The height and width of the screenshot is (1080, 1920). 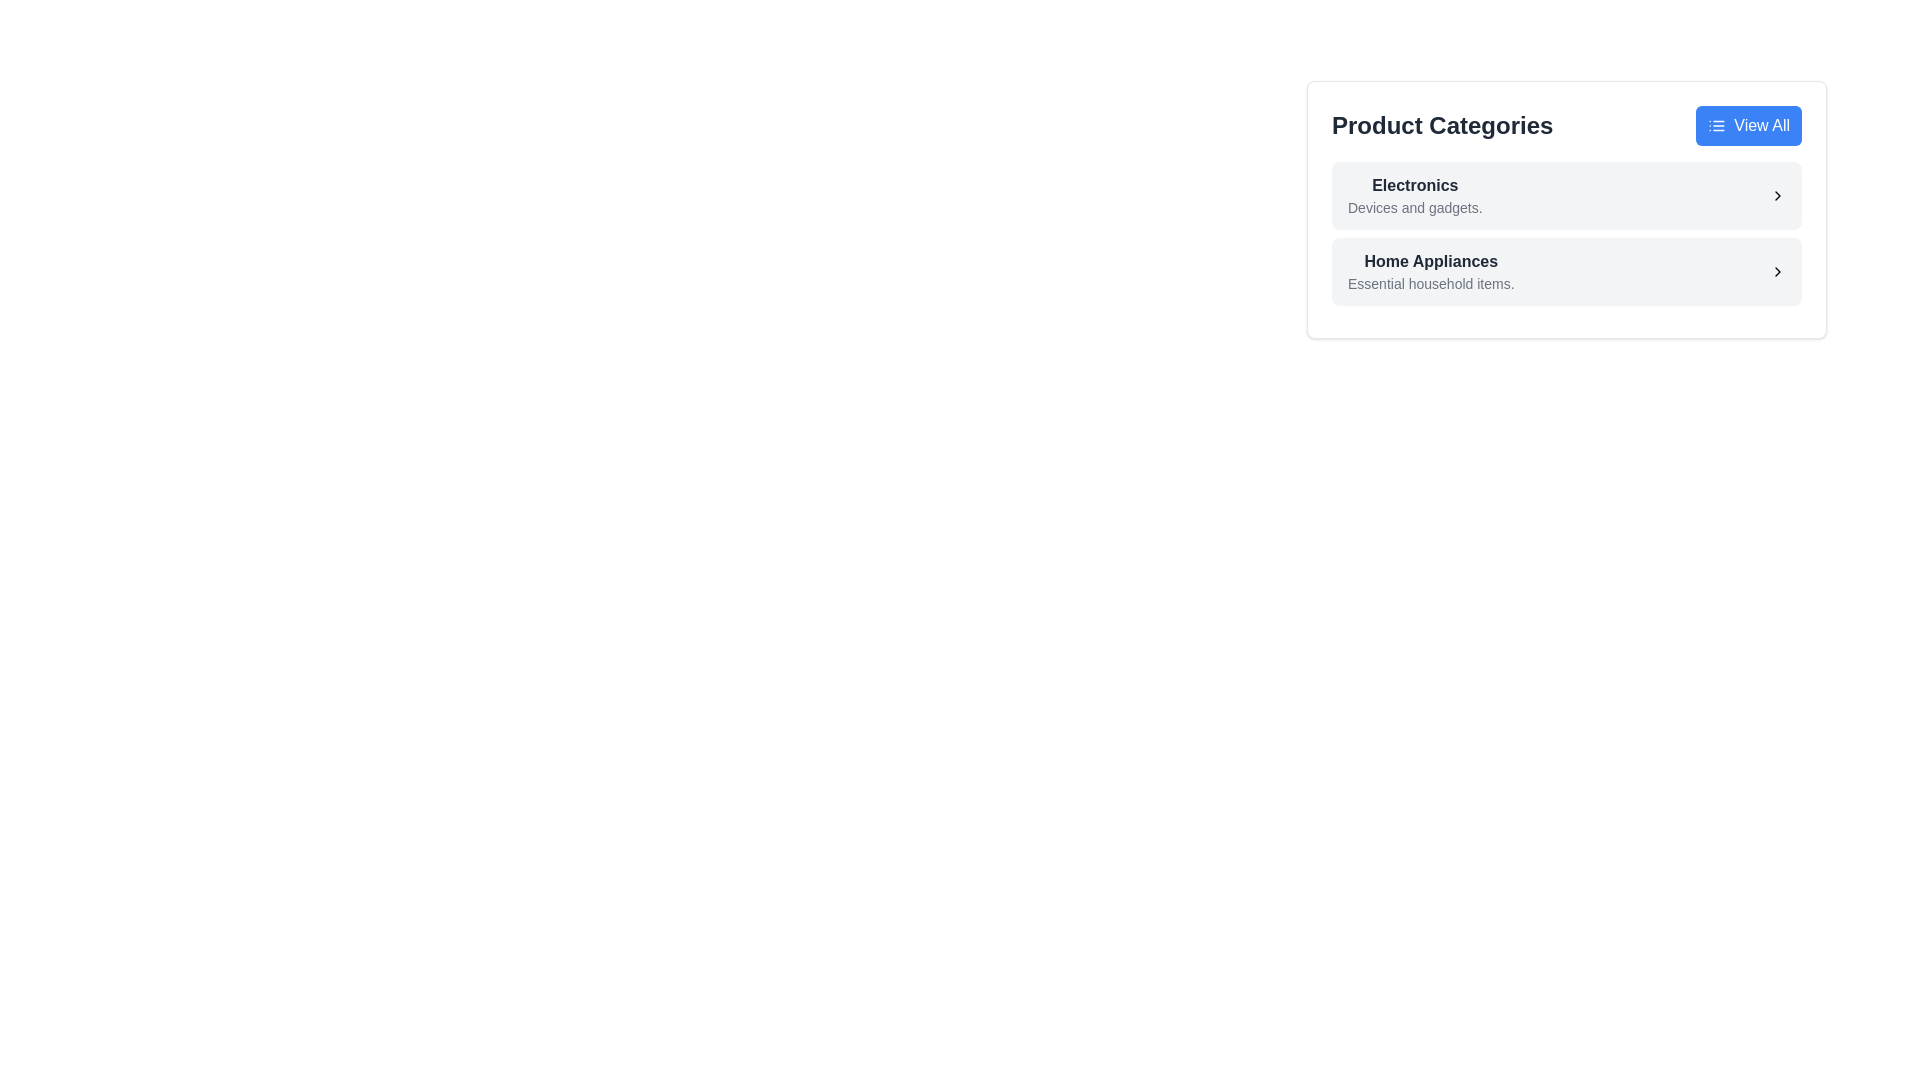 What do you see at coordinates (1414, 196) in the screenshot?
I see `textual content of the text block with the bold heading 'Electronics' and subtext 'Devices and gadgets.' located in the top section of the 'Product Categories' card` at bounding box center [1414, 196].